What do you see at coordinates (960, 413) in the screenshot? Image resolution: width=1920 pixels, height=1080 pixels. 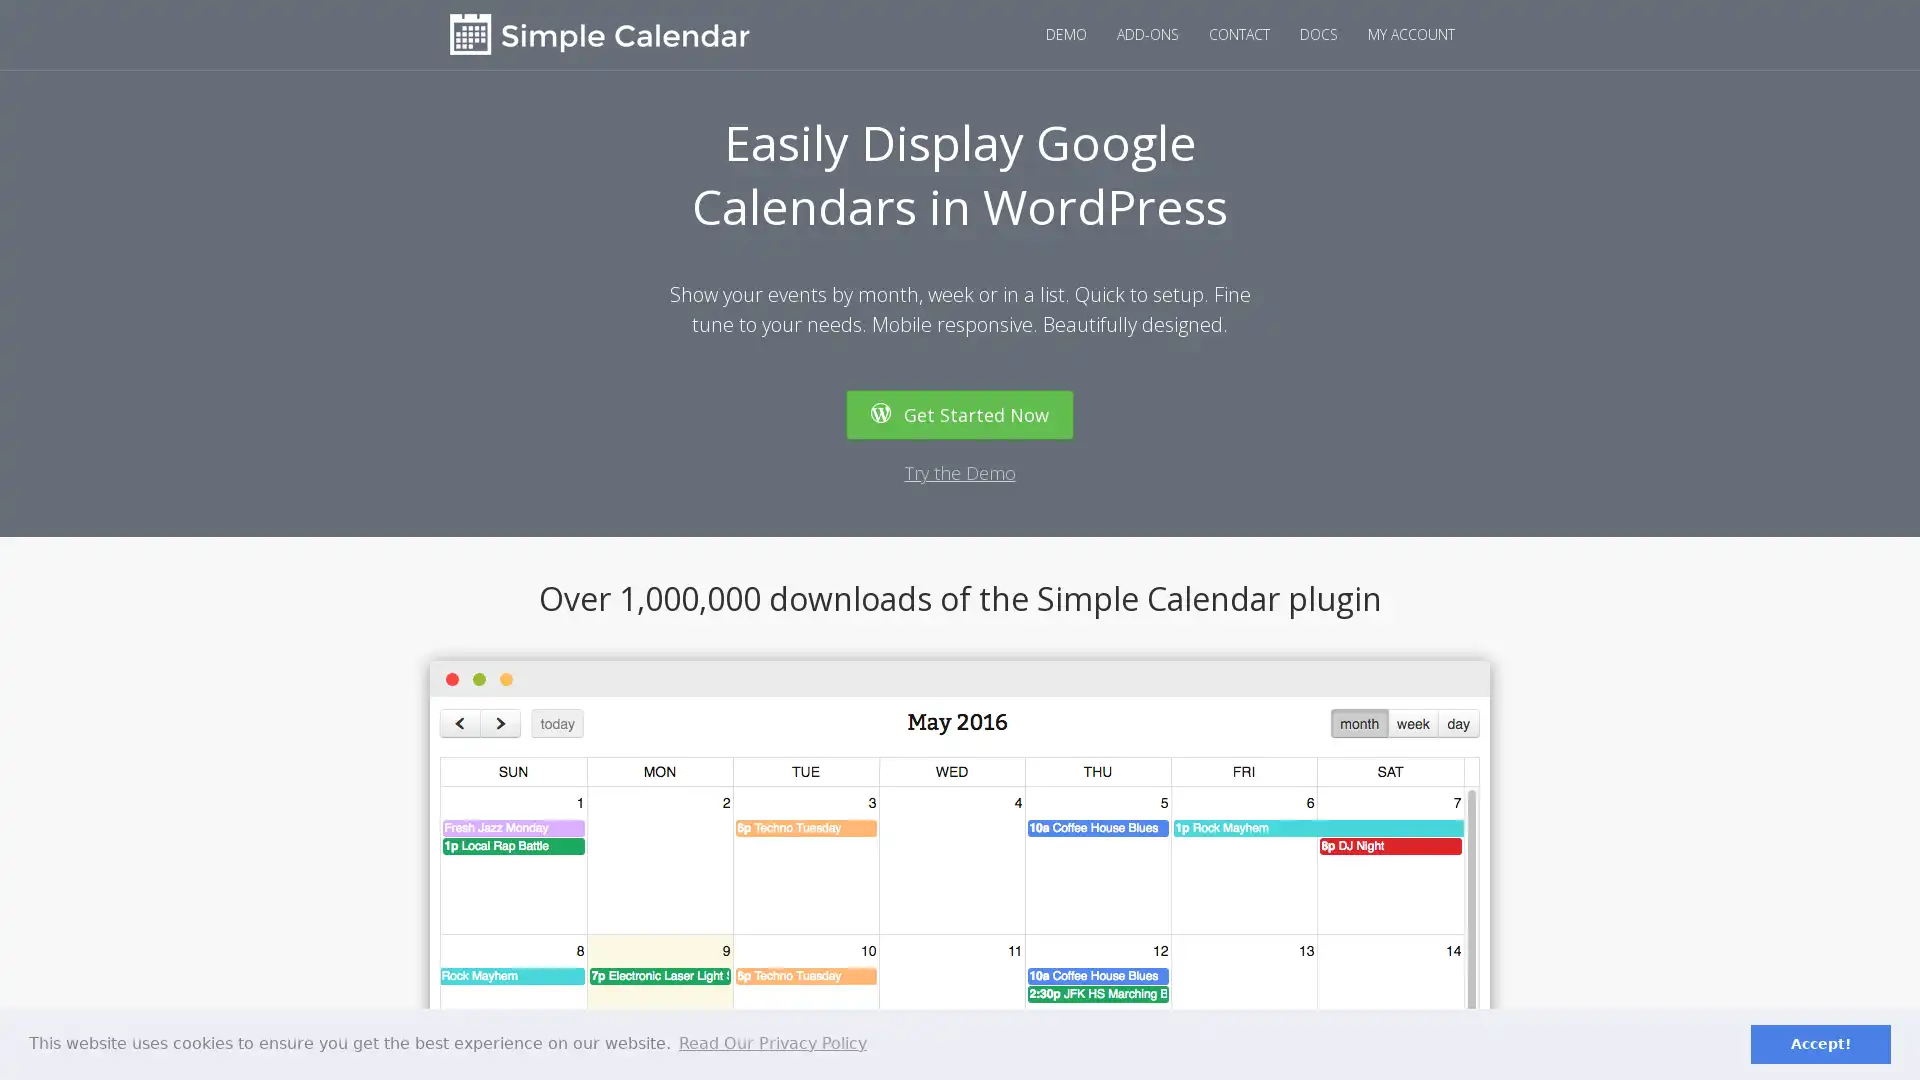 I see `Get Started Now` at bounding box center [960, 413].